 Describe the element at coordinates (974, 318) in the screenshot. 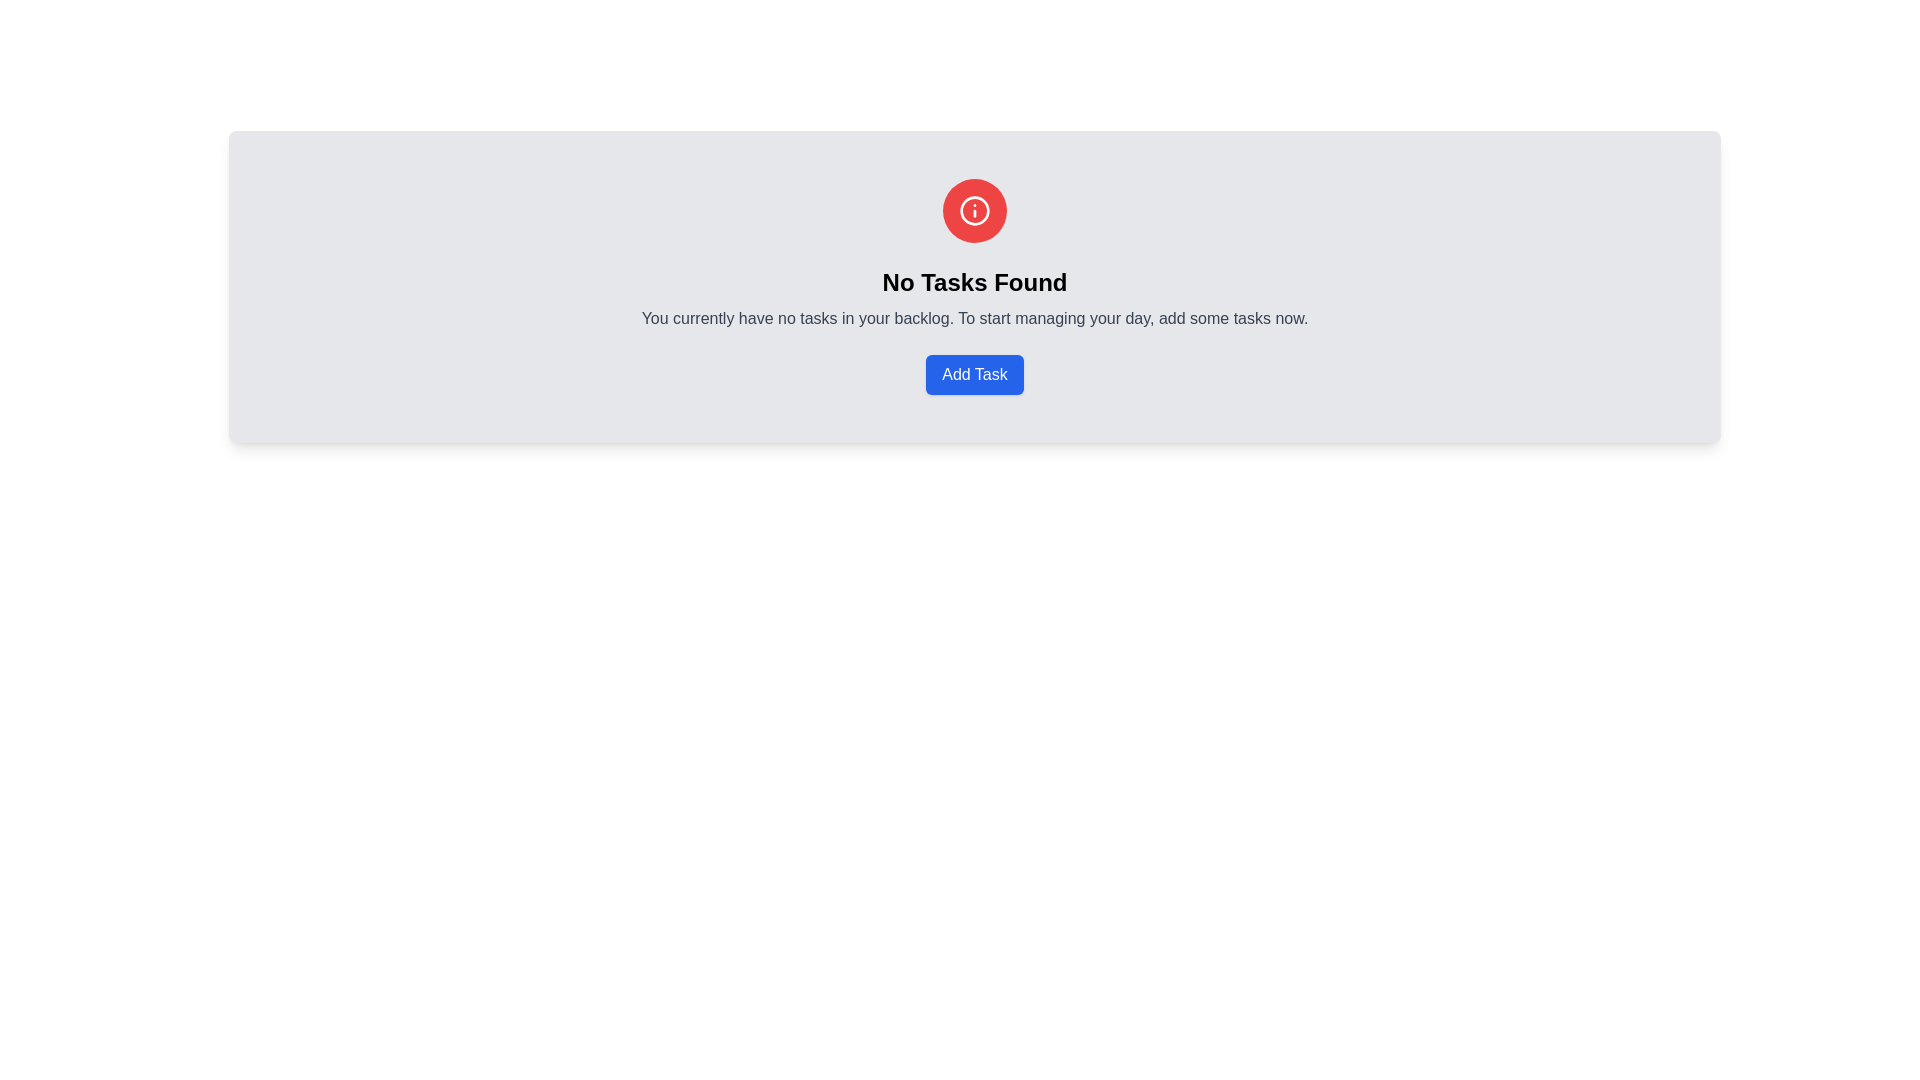

I see `the text element stating 'You currently have no tasks in your backlog. To start managing your day, add some tasks now.', which is located beneath the heading 'No Tasks Found' and above the 'Add Task' button` at that location.